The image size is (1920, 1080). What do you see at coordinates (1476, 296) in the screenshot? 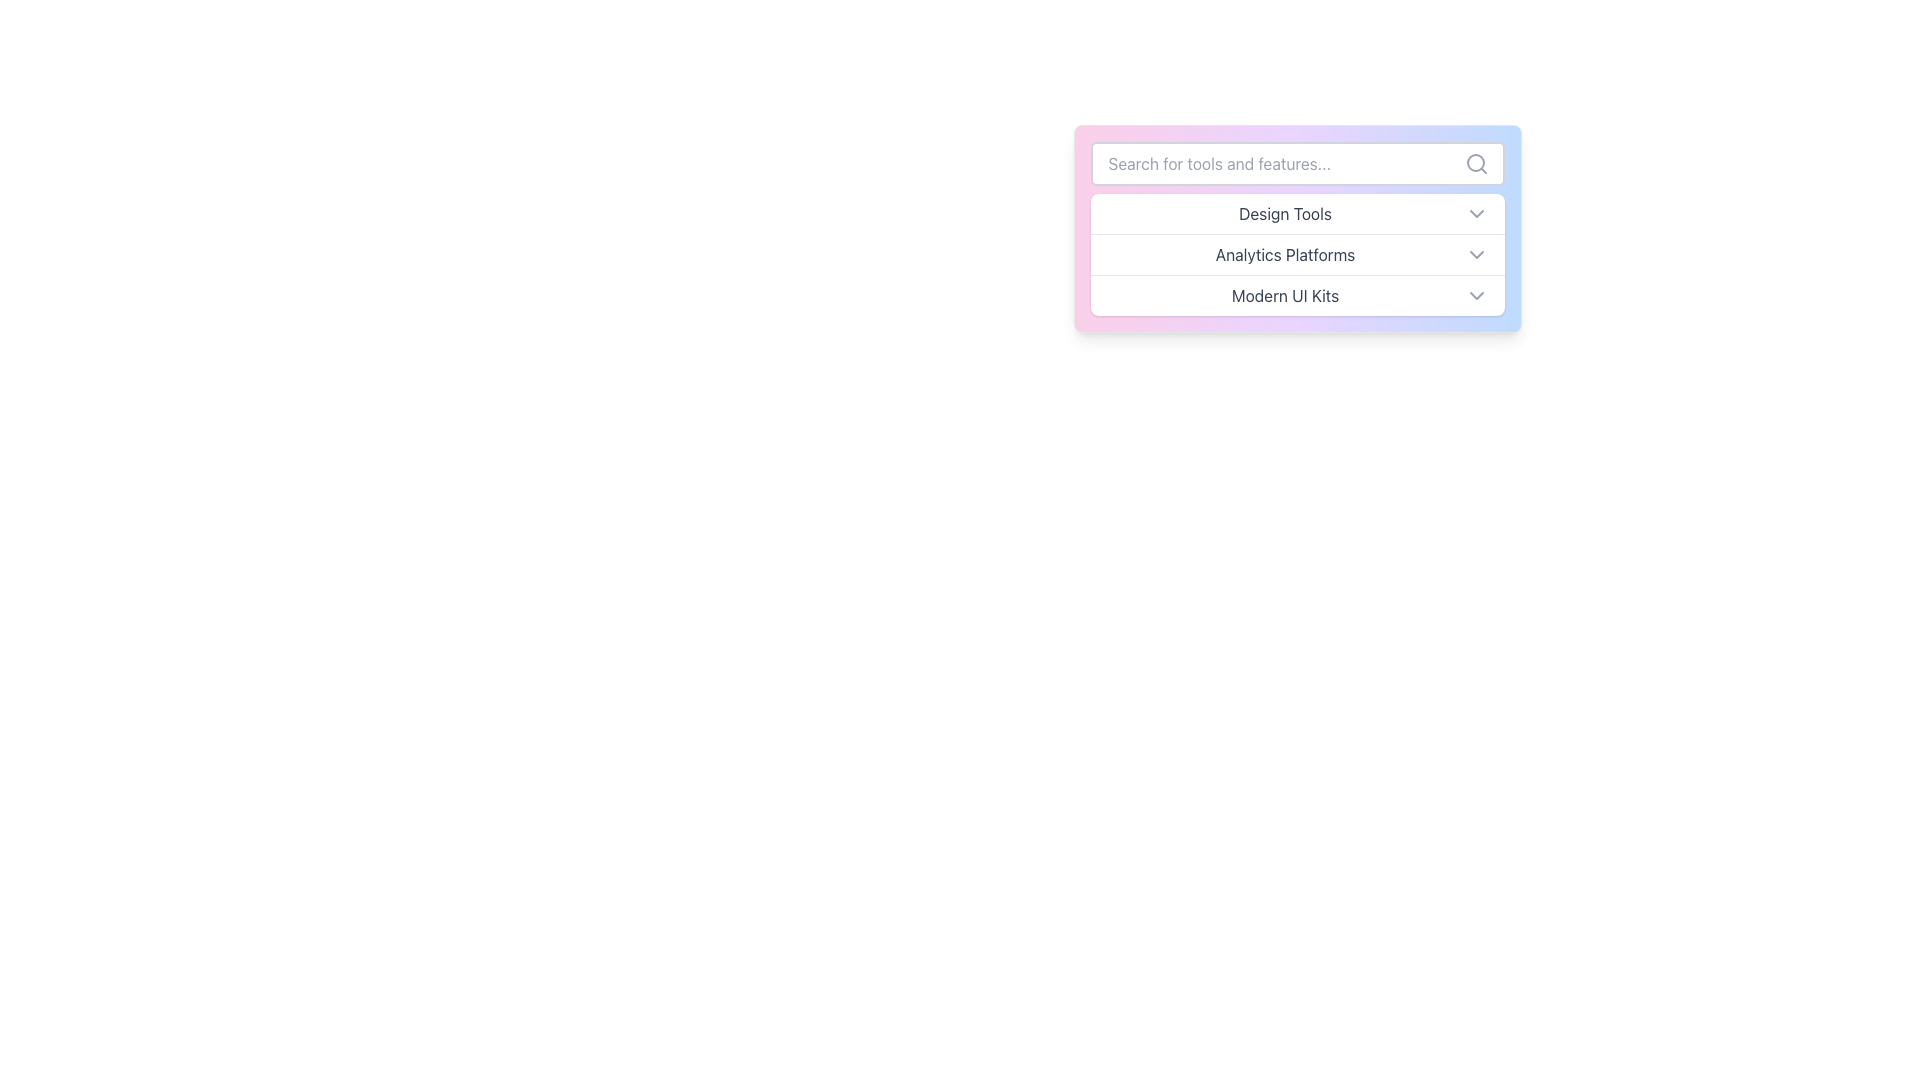
I see `the downward-pointing chevron icon on the far-right edge of the 'Modern UI Kits' row` at bounding box center [1476, 296].